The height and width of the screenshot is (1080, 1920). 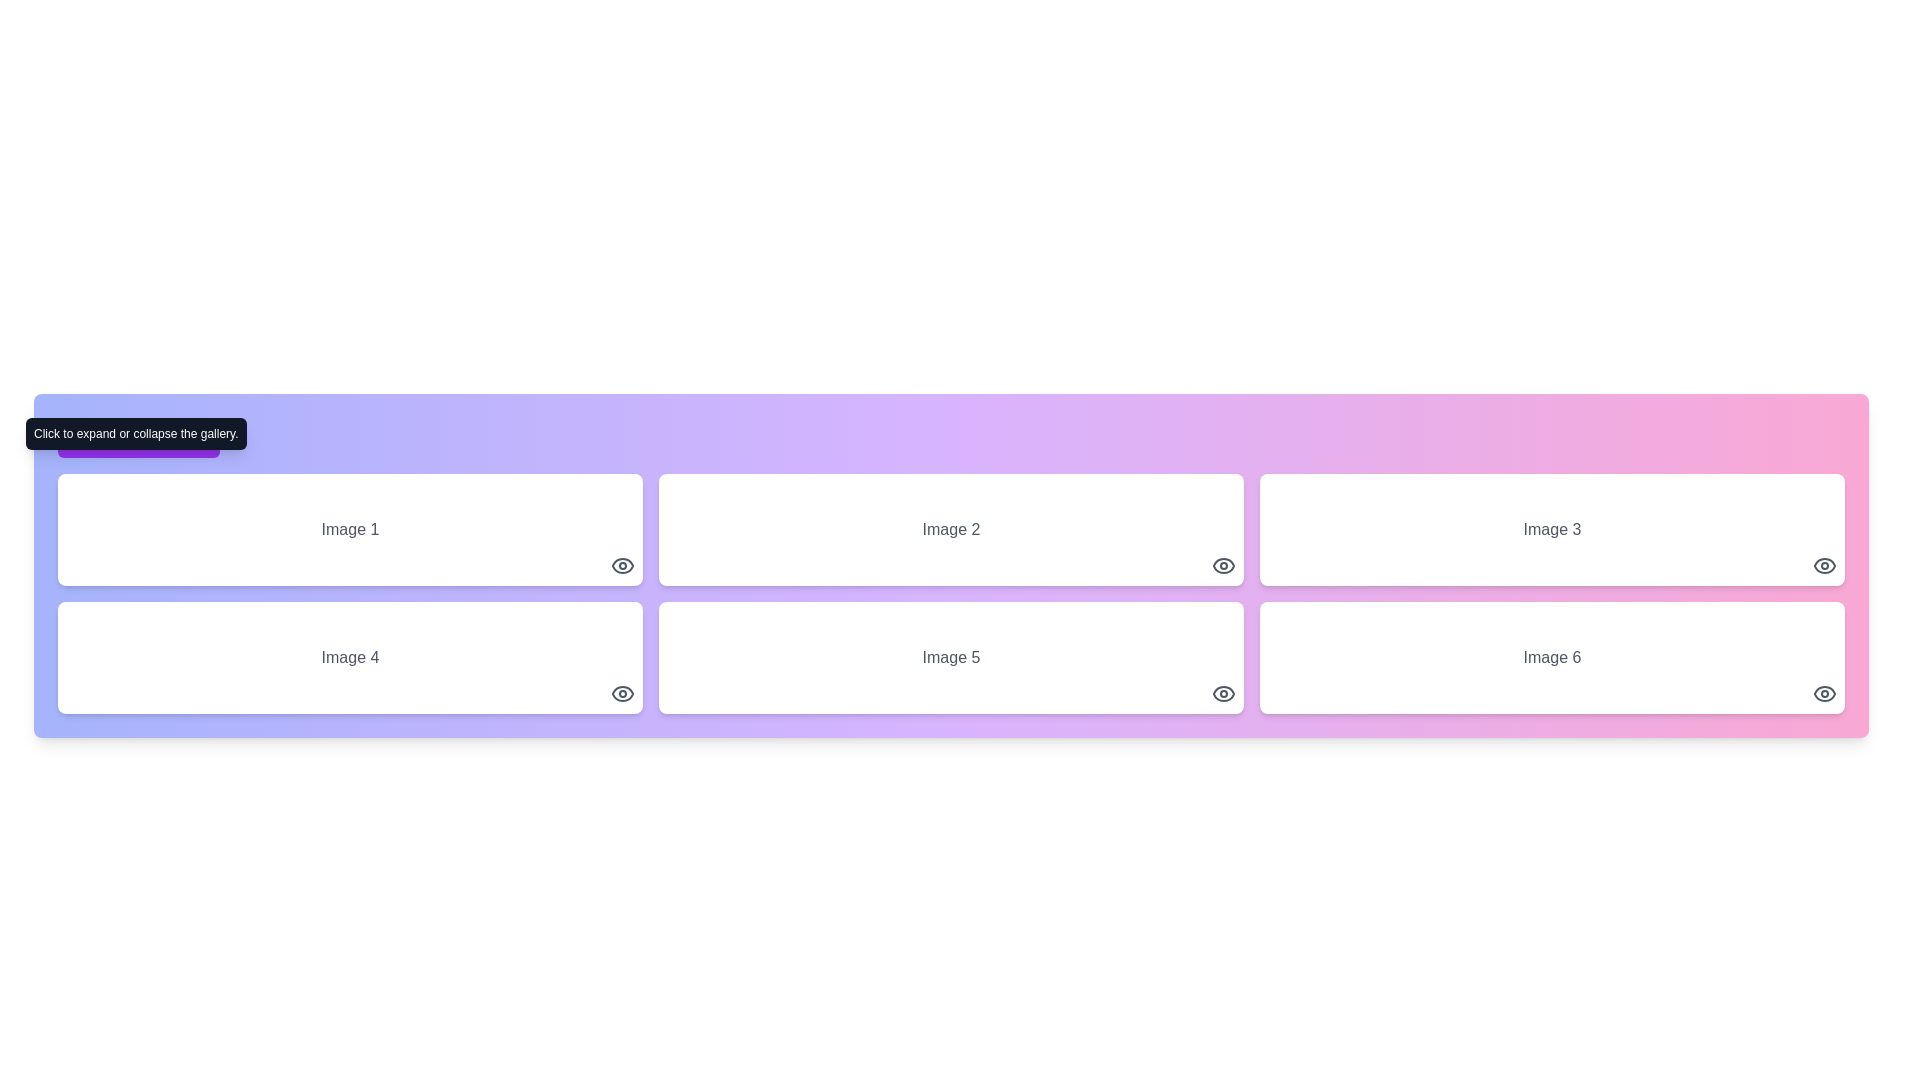 What do you see at coordinates (1551, 658) in the screenshot?
I see `the text label displaying 'Image 6' in gray color, located in the bottom-right corner of the interface` at bounding box center [1551, 658].